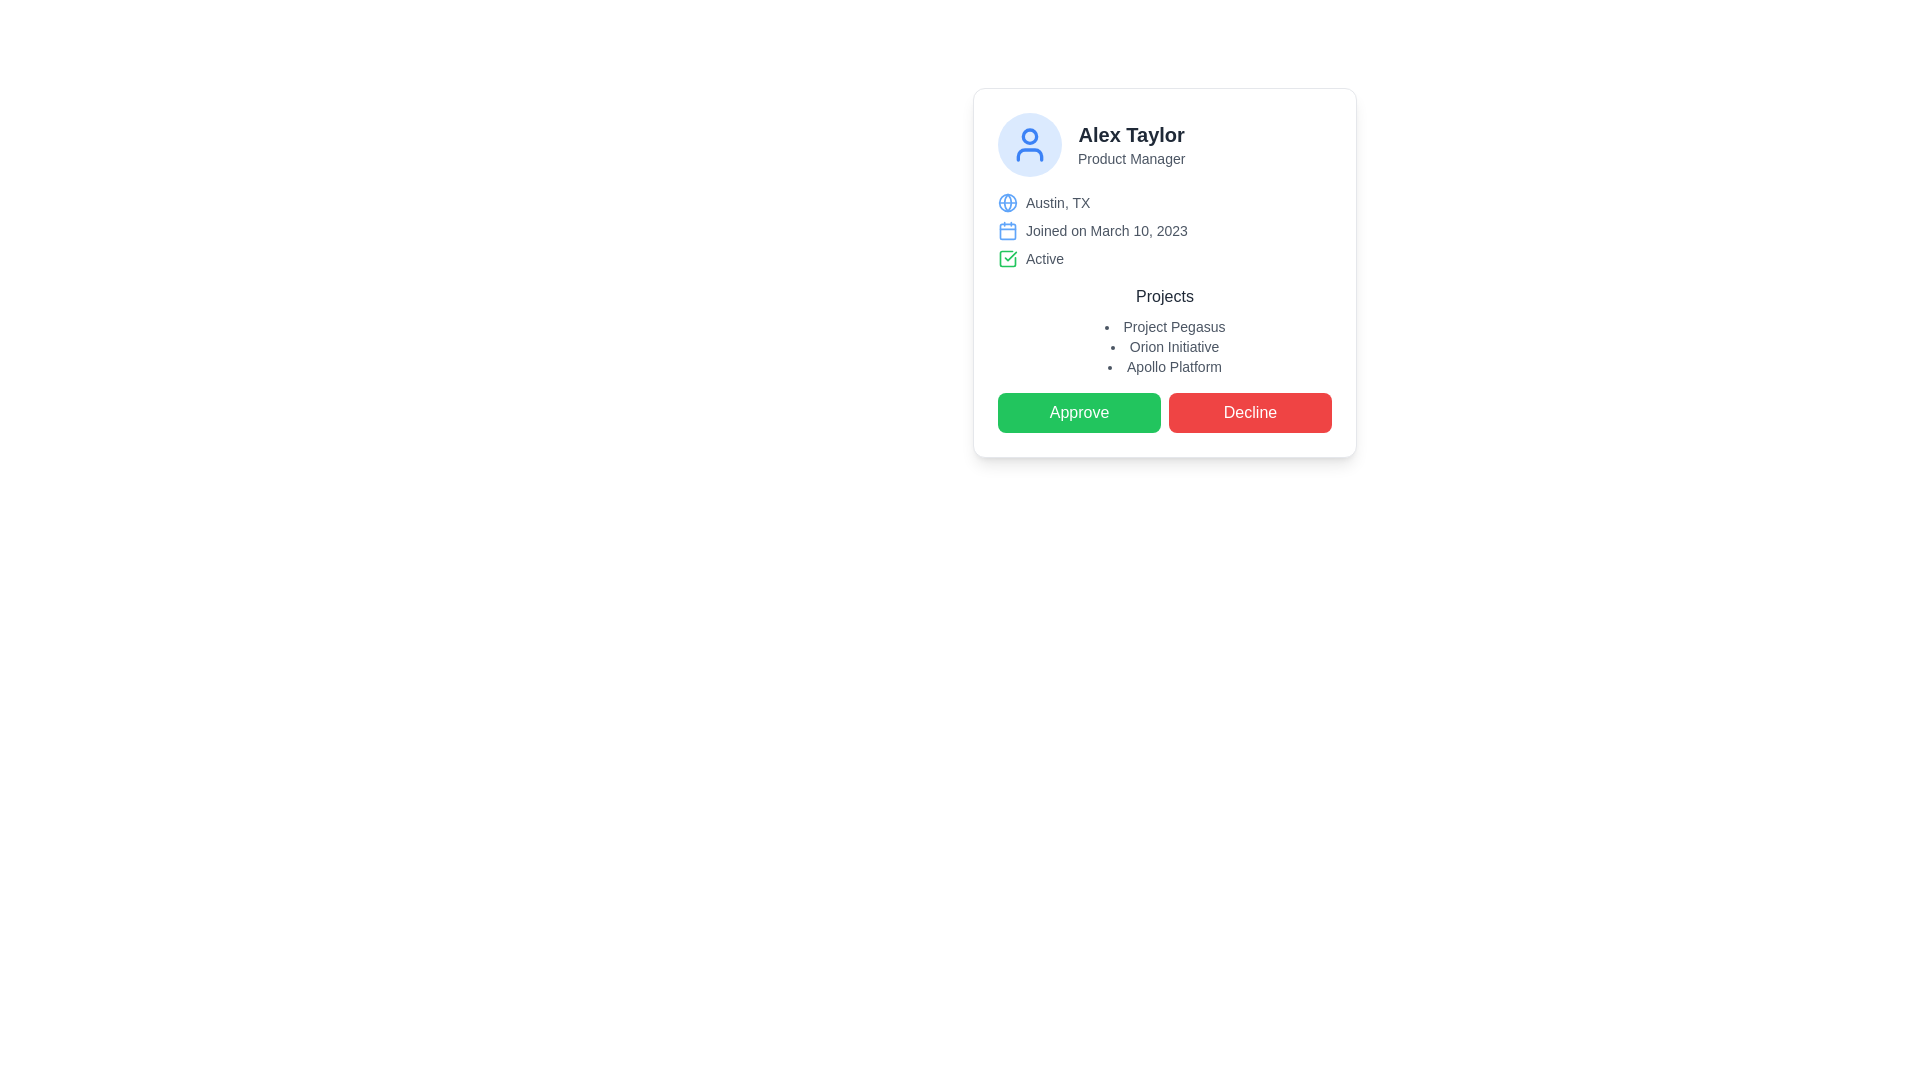 This screenshot has width=1920, height=1080. I want to click on the circular decorative vector component representing the head in the user profile icon located at the top-left corner of the card, so click(1030, 135).